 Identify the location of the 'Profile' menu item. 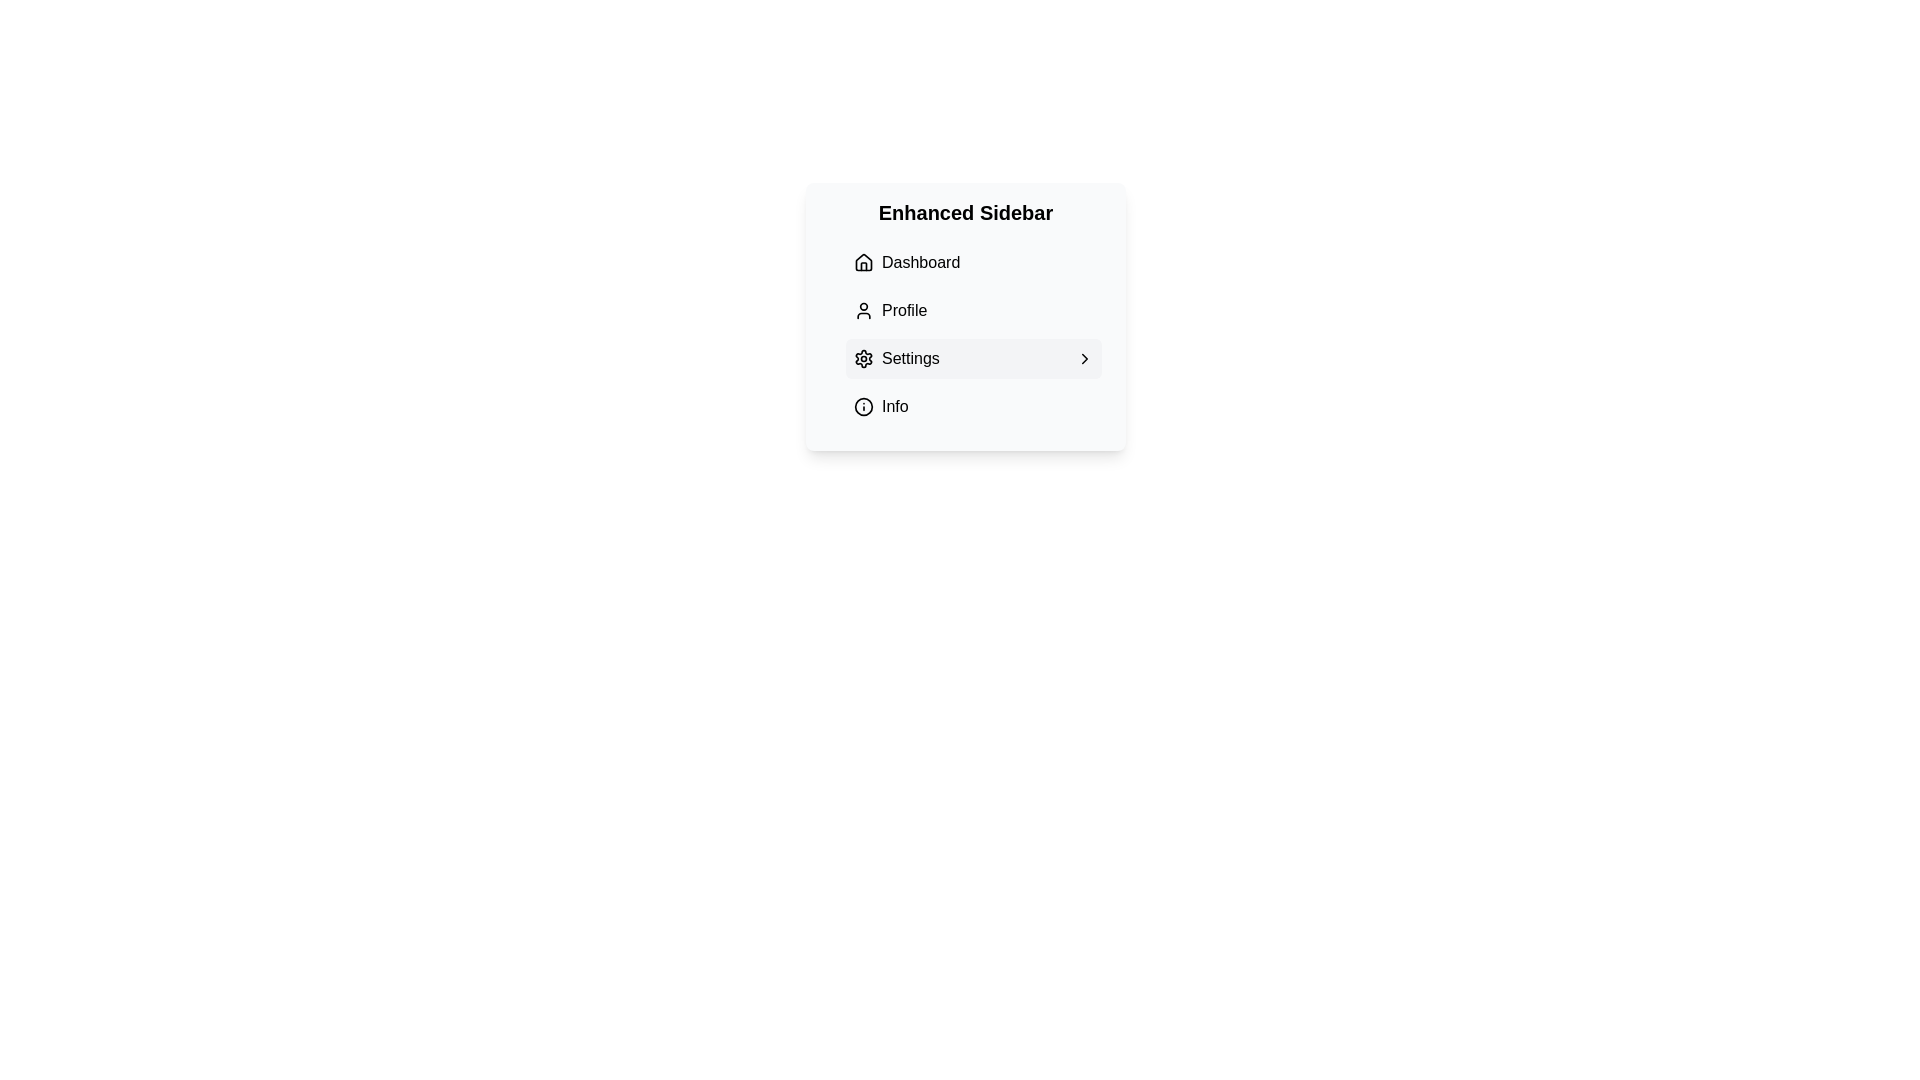
(974, 311).